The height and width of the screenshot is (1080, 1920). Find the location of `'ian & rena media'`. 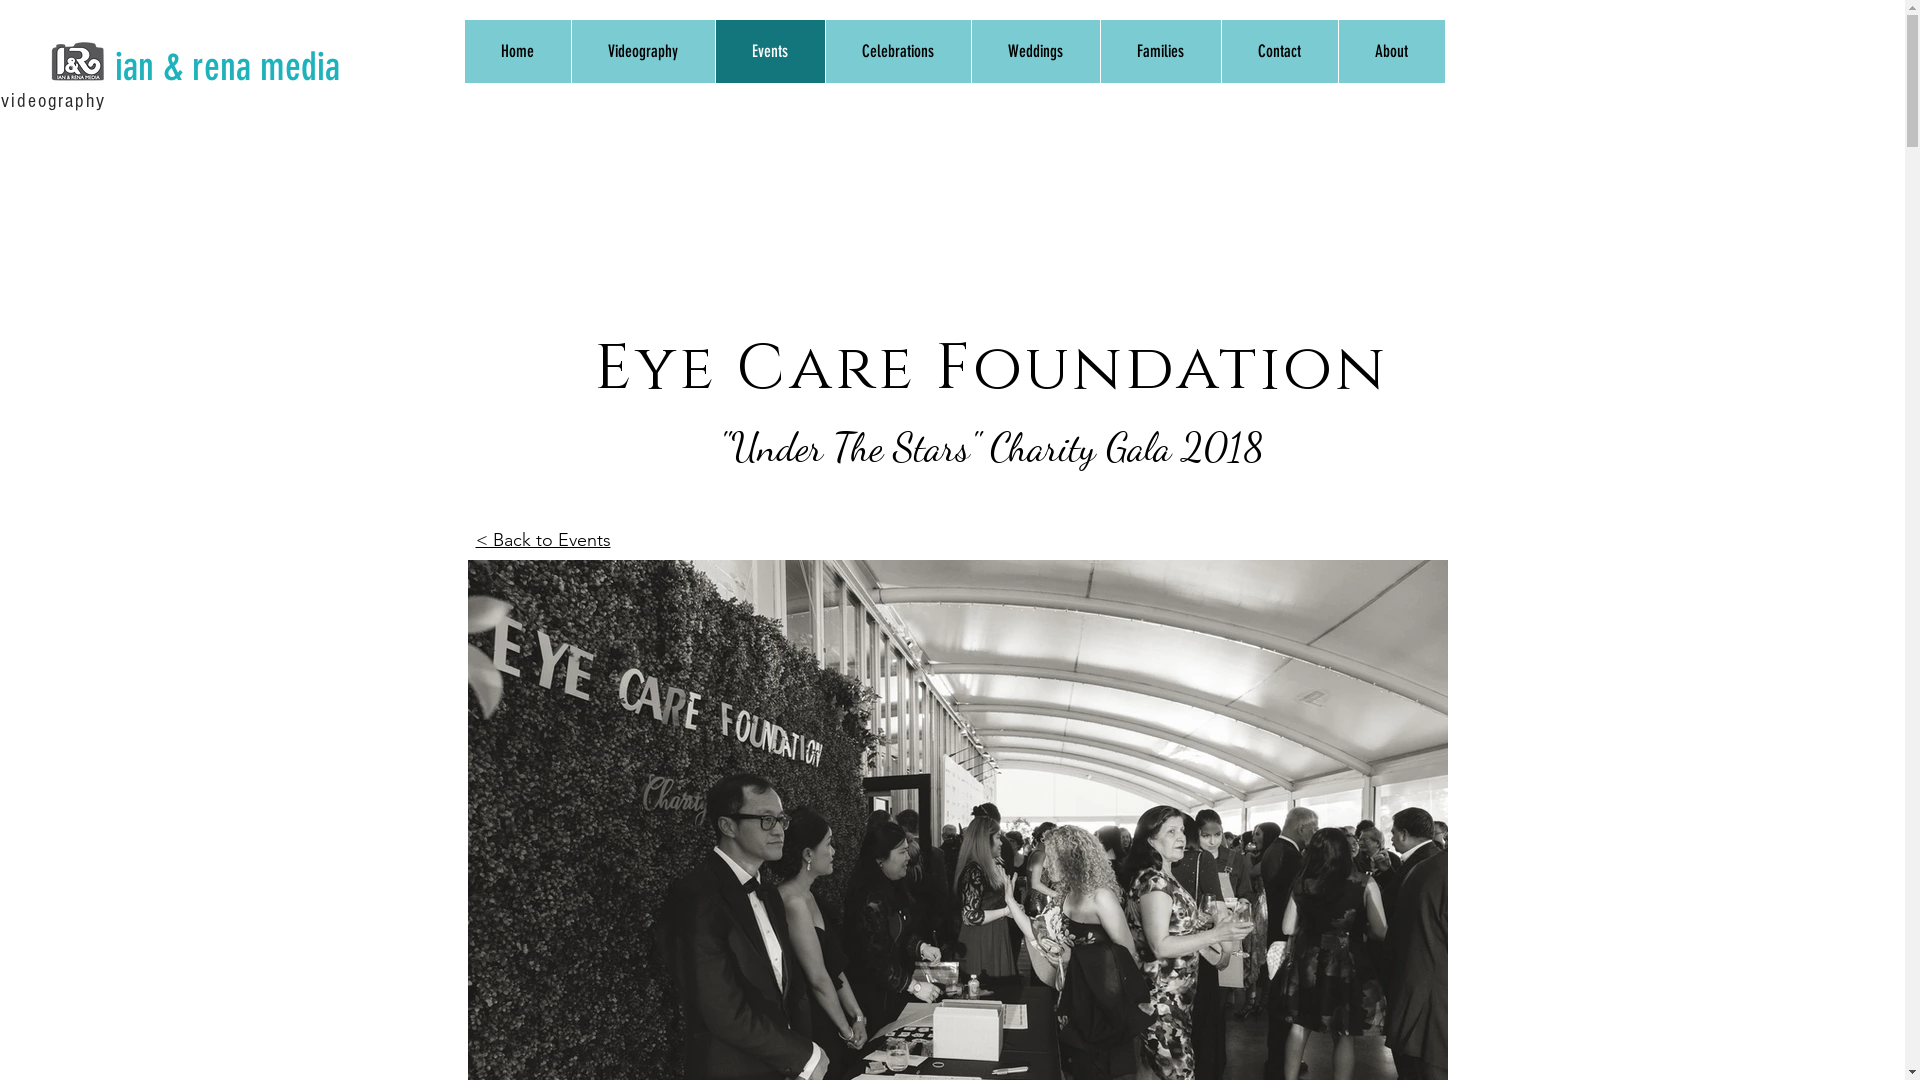

'ian & rena media' is located at coordinates (227, 66).